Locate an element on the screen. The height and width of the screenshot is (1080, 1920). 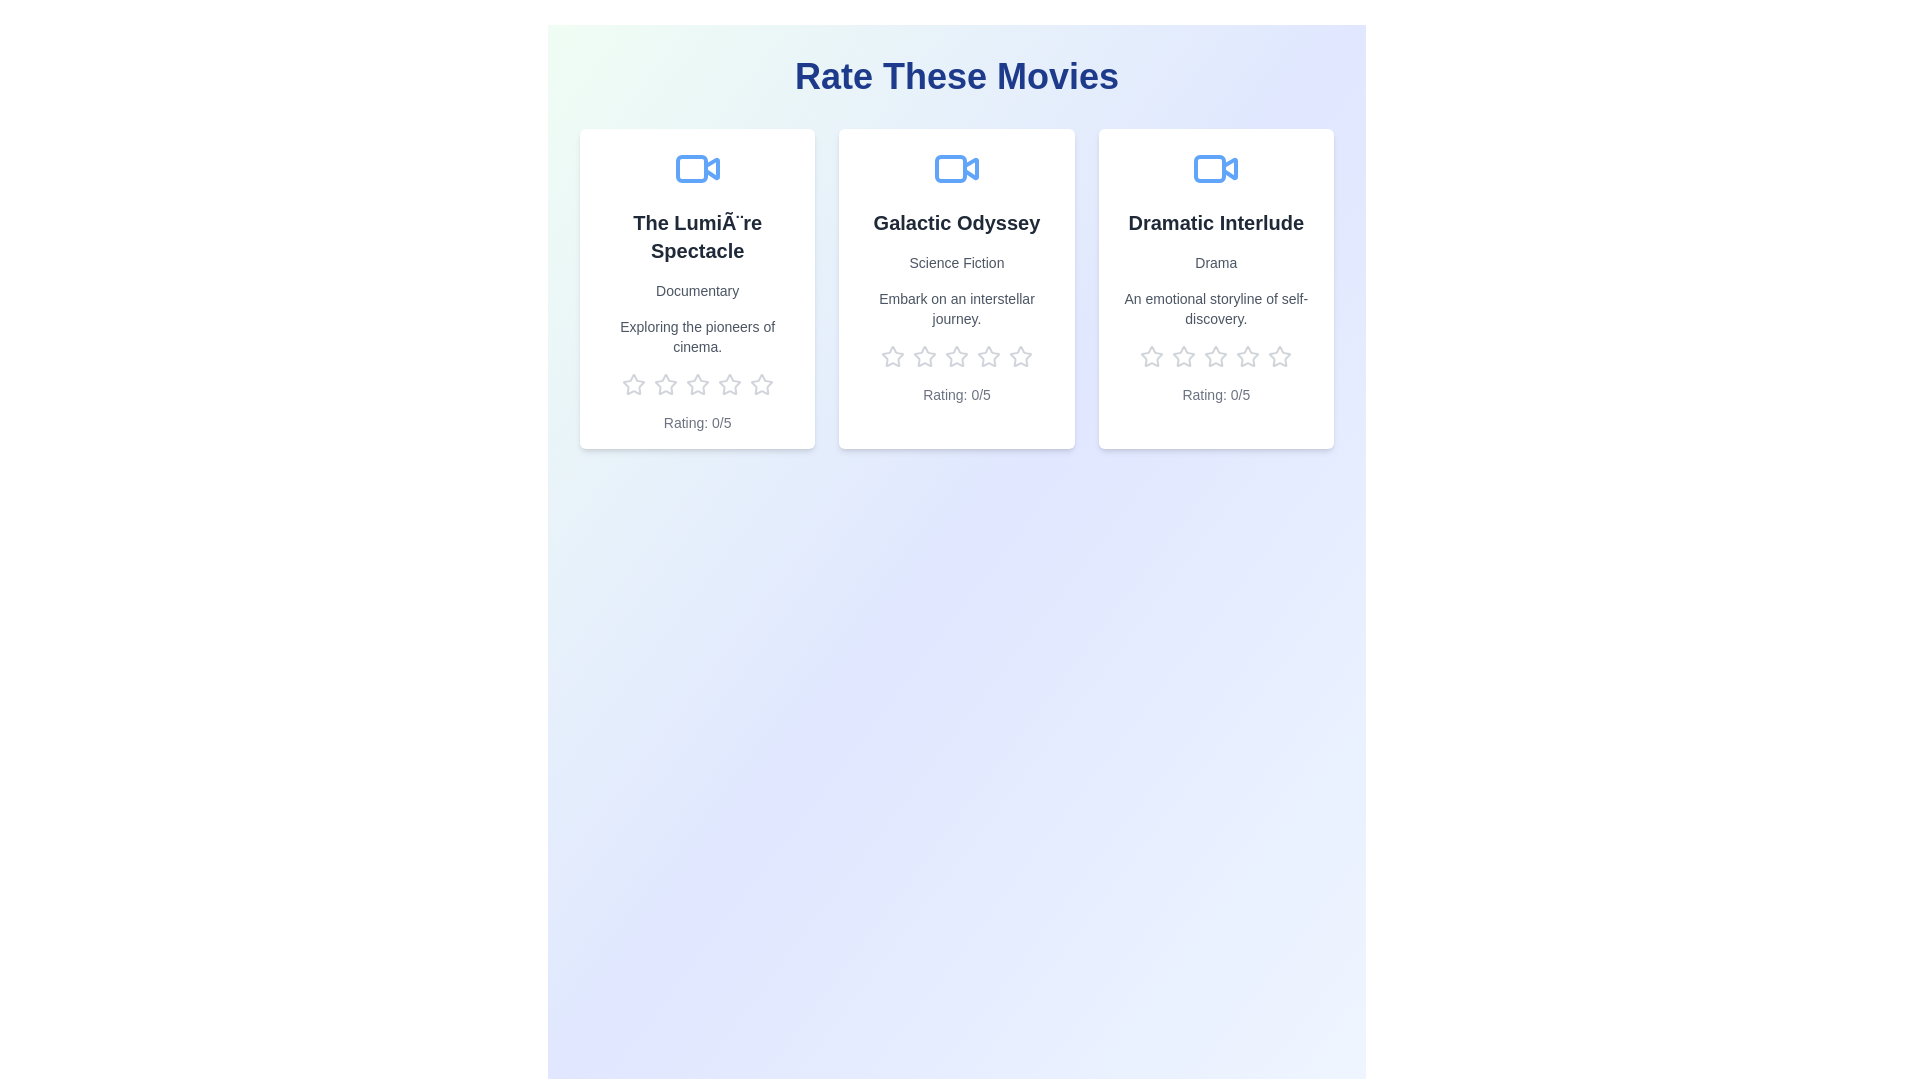
the rating for a movie to 3 stars by clicking on the corresponding star is located at coordinates (685, 385).